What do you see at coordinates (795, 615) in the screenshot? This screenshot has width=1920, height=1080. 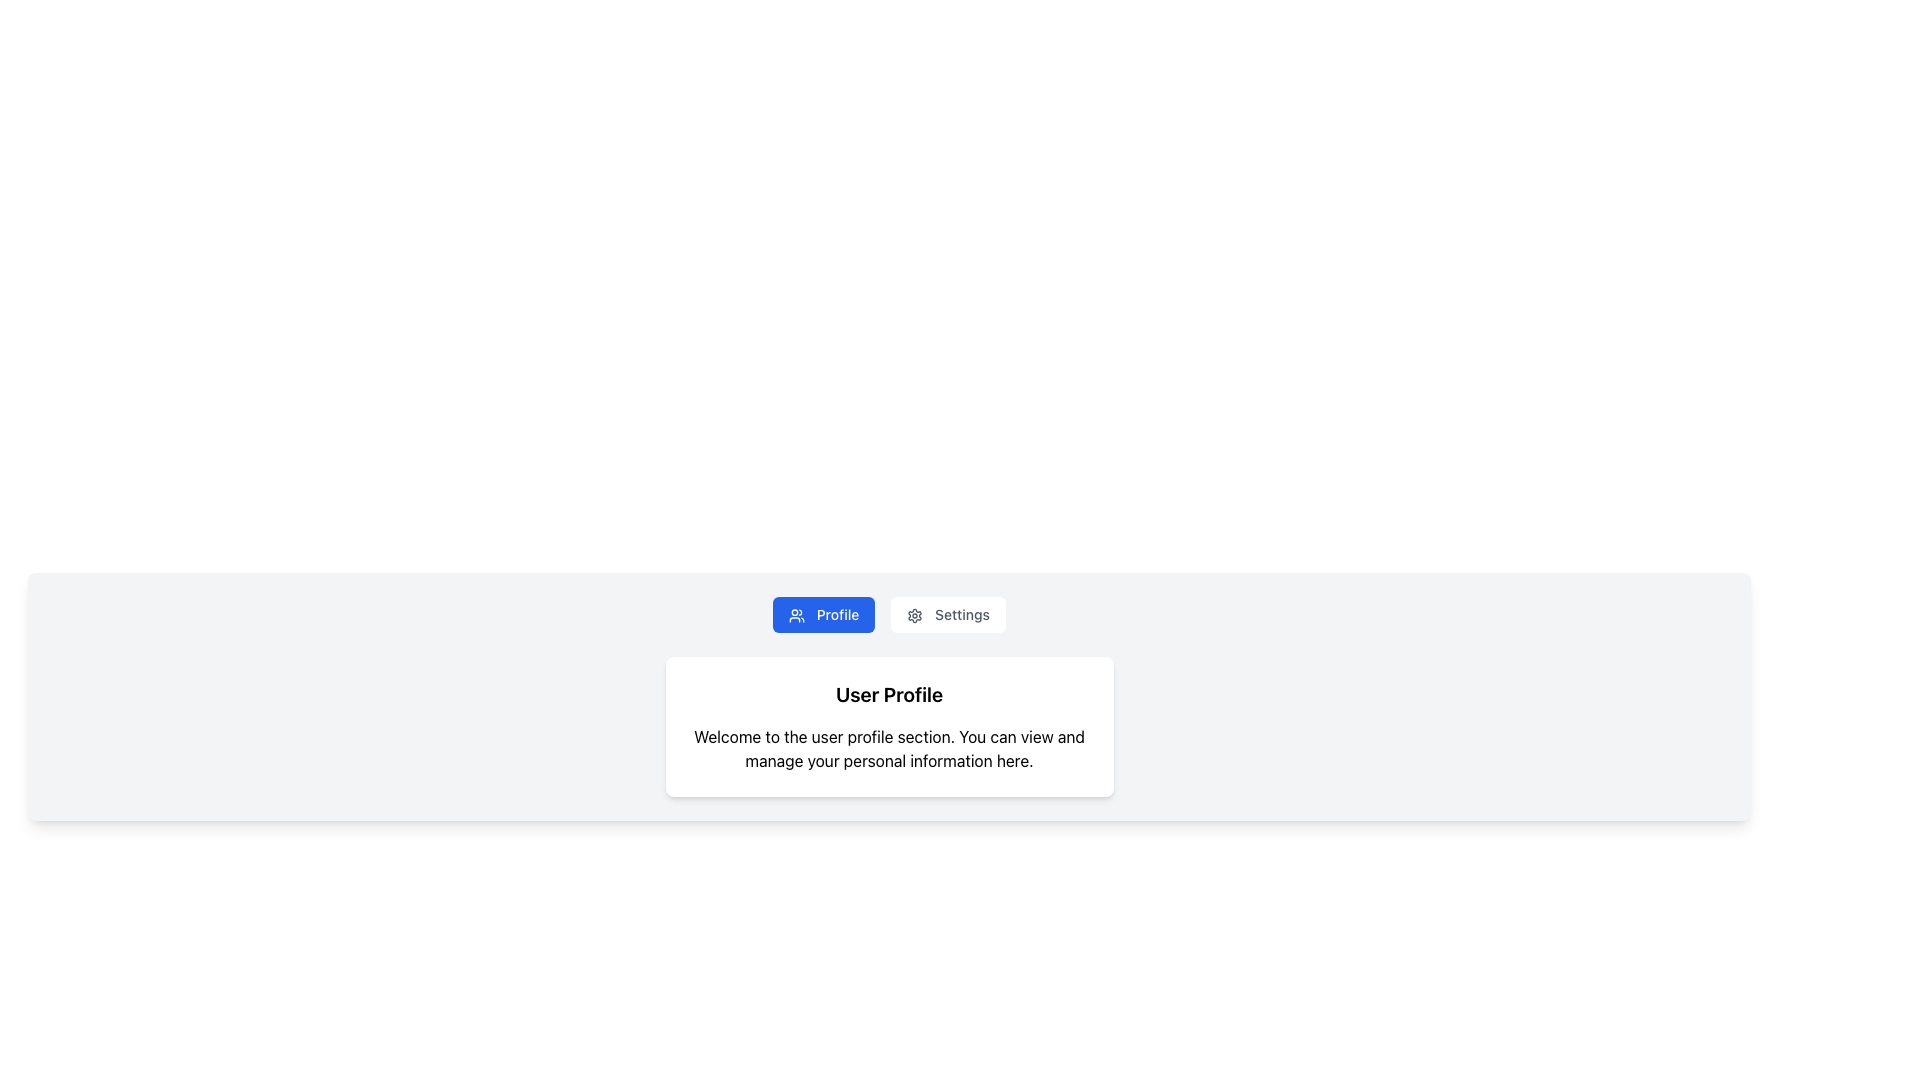 I see `the Profile icon located in the upper-left center of the interface, which symbolizes user profiles or groups` at bounding box center [795, 615].